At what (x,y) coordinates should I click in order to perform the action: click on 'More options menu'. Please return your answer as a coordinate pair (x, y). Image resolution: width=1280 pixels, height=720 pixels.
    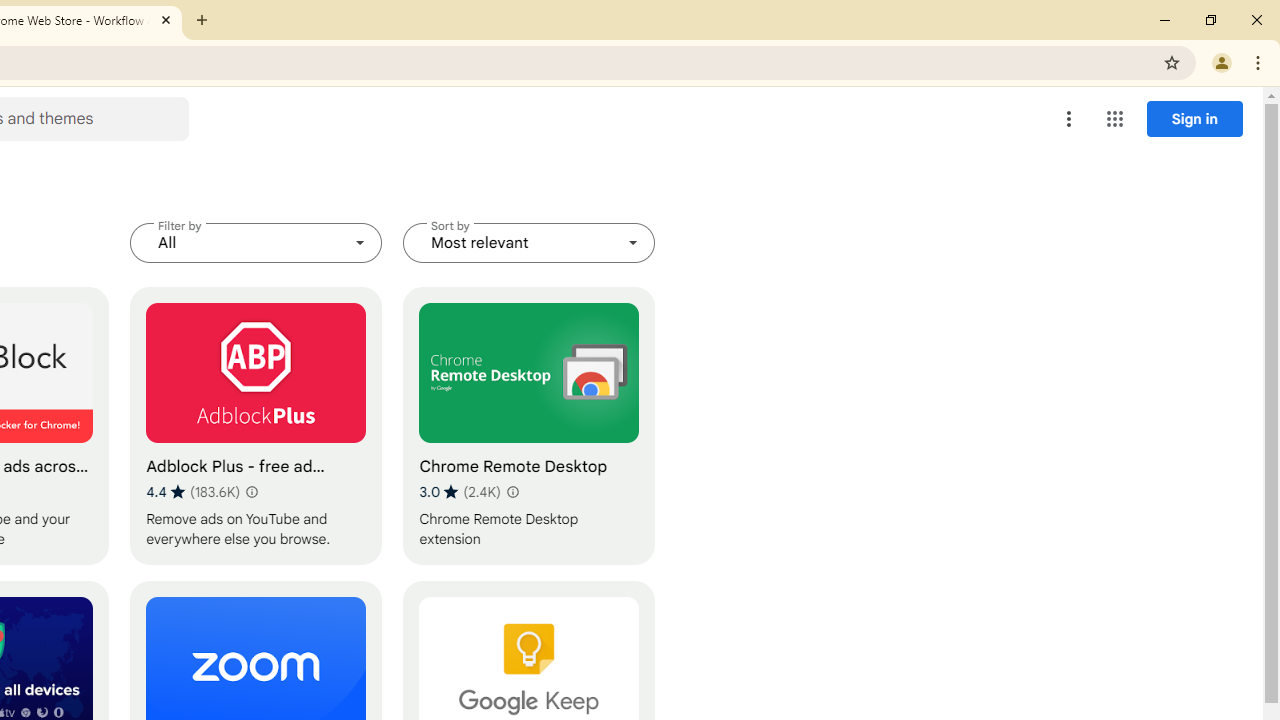
    Looking at the image, I should click on (1068, 119).